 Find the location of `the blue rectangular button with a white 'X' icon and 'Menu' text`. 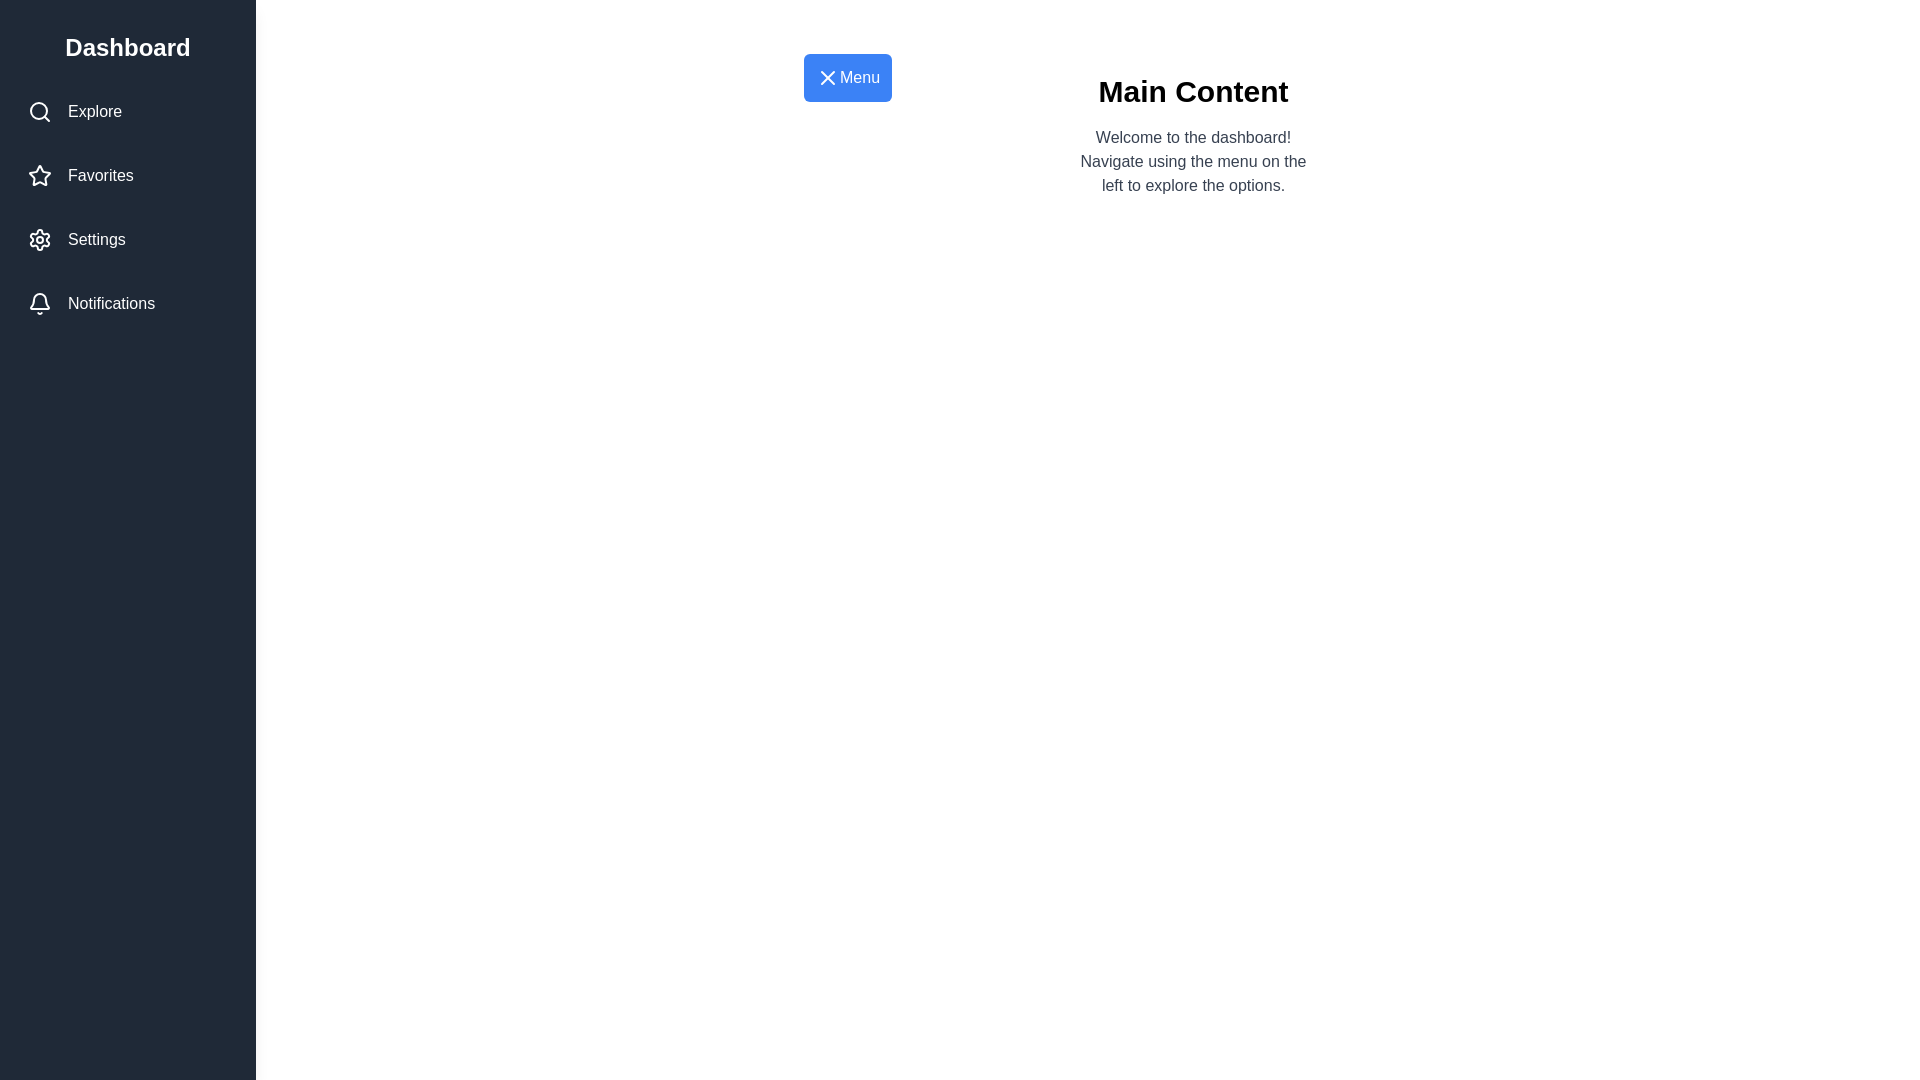

the blue rectangular button with a white 'X' icon and 'Menu' text is located at coordinates (848, 76).